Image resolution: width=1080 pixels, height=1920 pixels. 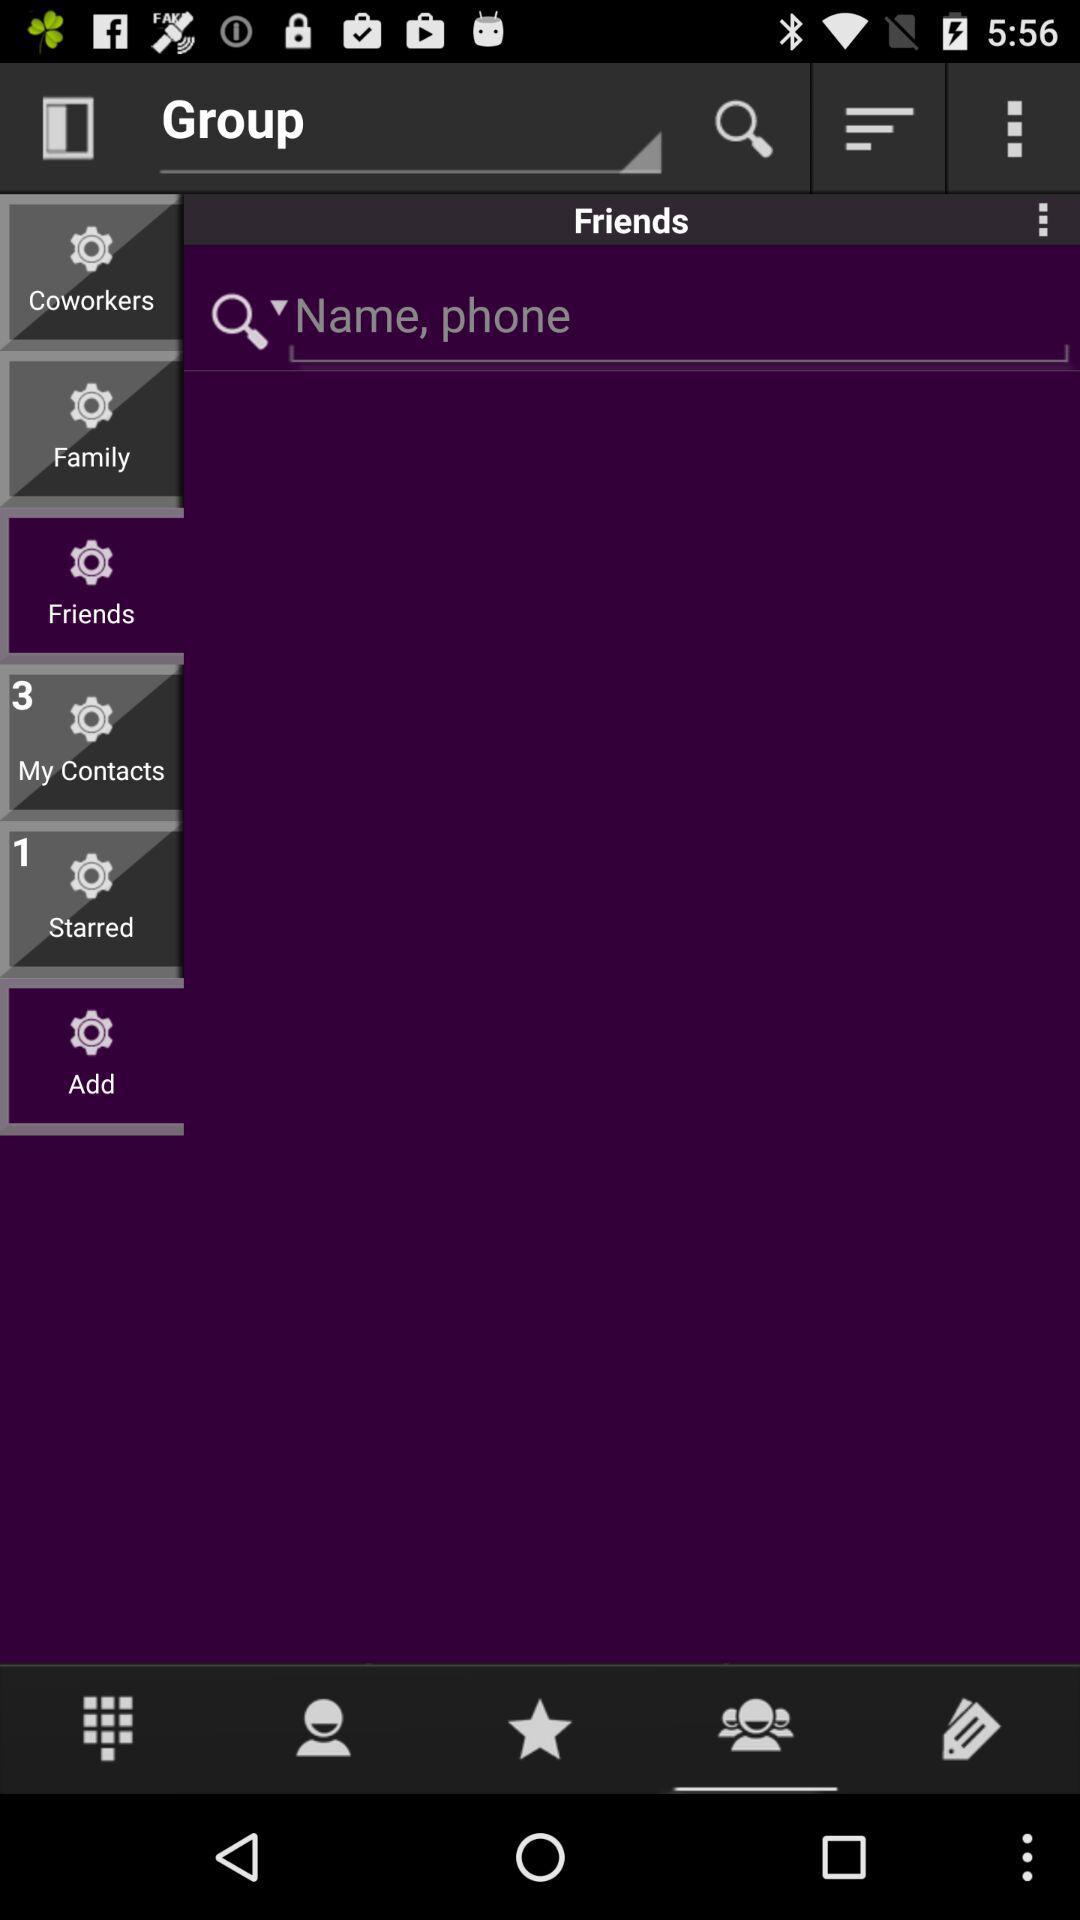 What do you see at coordinates (744, 136) in the screenshot?
I see `the search icon` at bounding box center [744, 136].